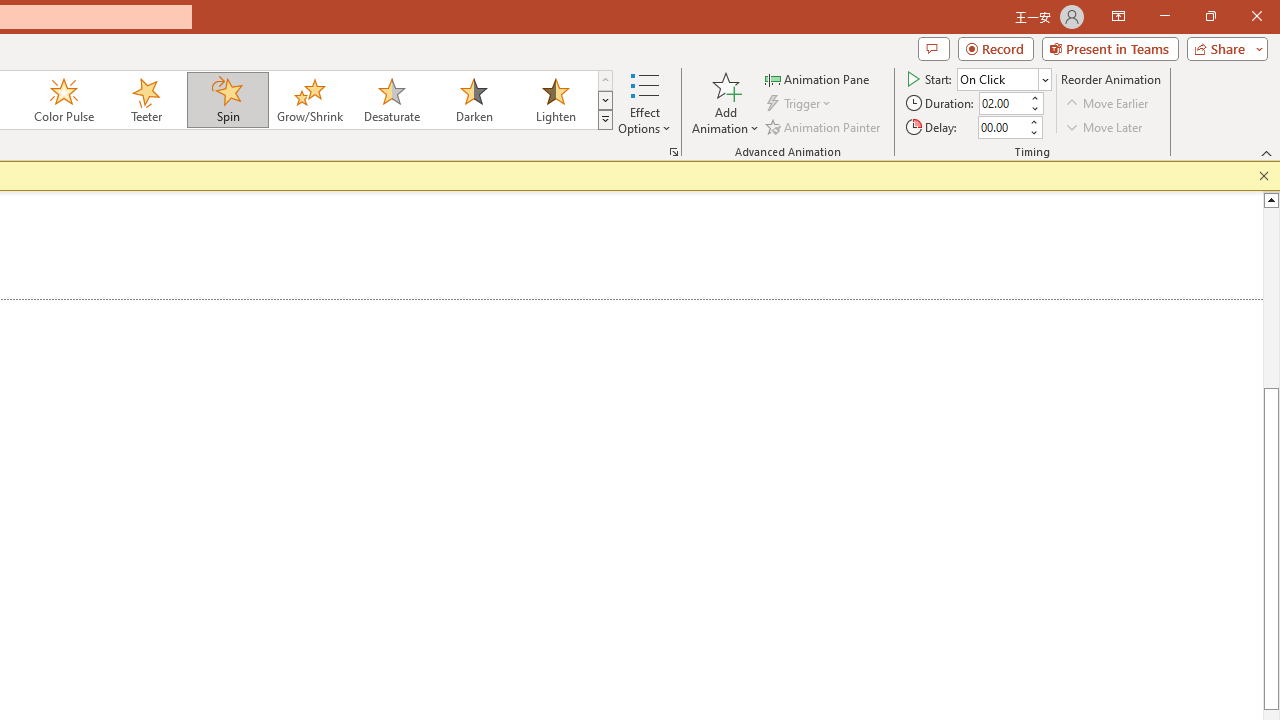 This screenshot has height=720, width=1280. Describe the element at coordinates (1004, 78) in the screenshot. I see `'Start'` at that location.